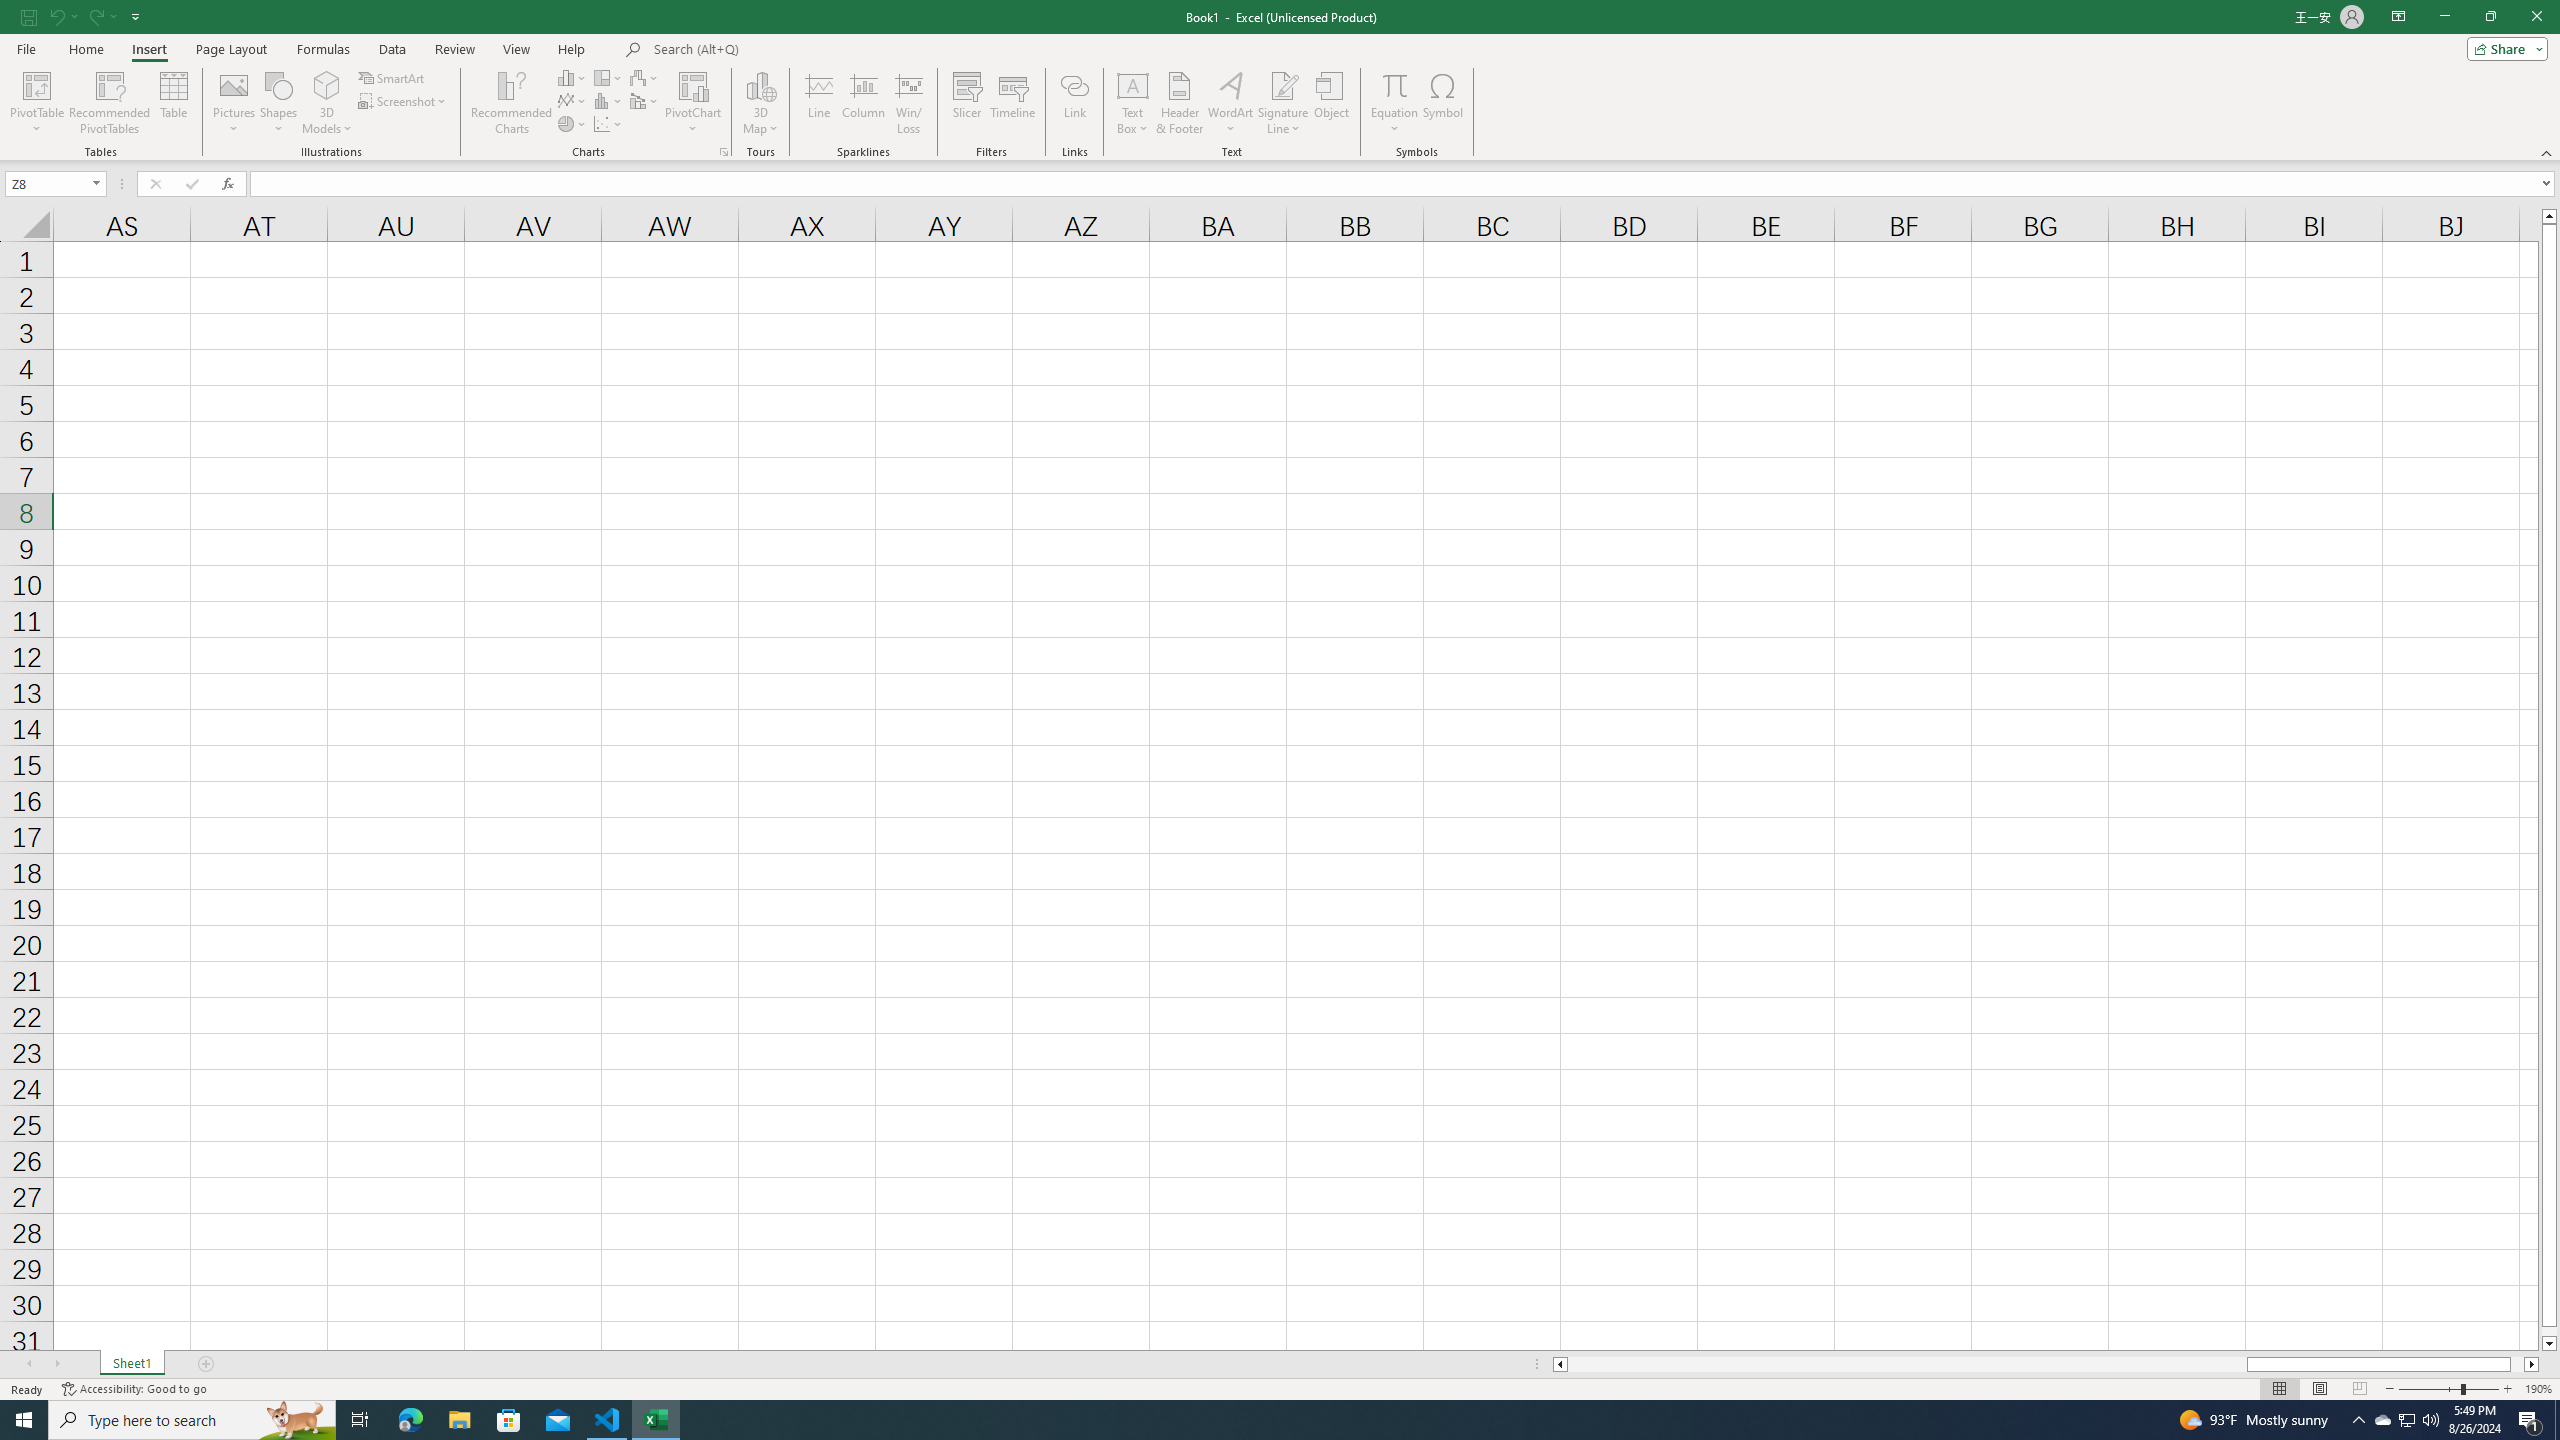 This screenshot has width=2560, height=1440. Describe the element at coordinates (644, 77) in the screenshot. I see `'Insert Waterfall, Funnel, Stock, Surface, or Radar Chart'` at that location.